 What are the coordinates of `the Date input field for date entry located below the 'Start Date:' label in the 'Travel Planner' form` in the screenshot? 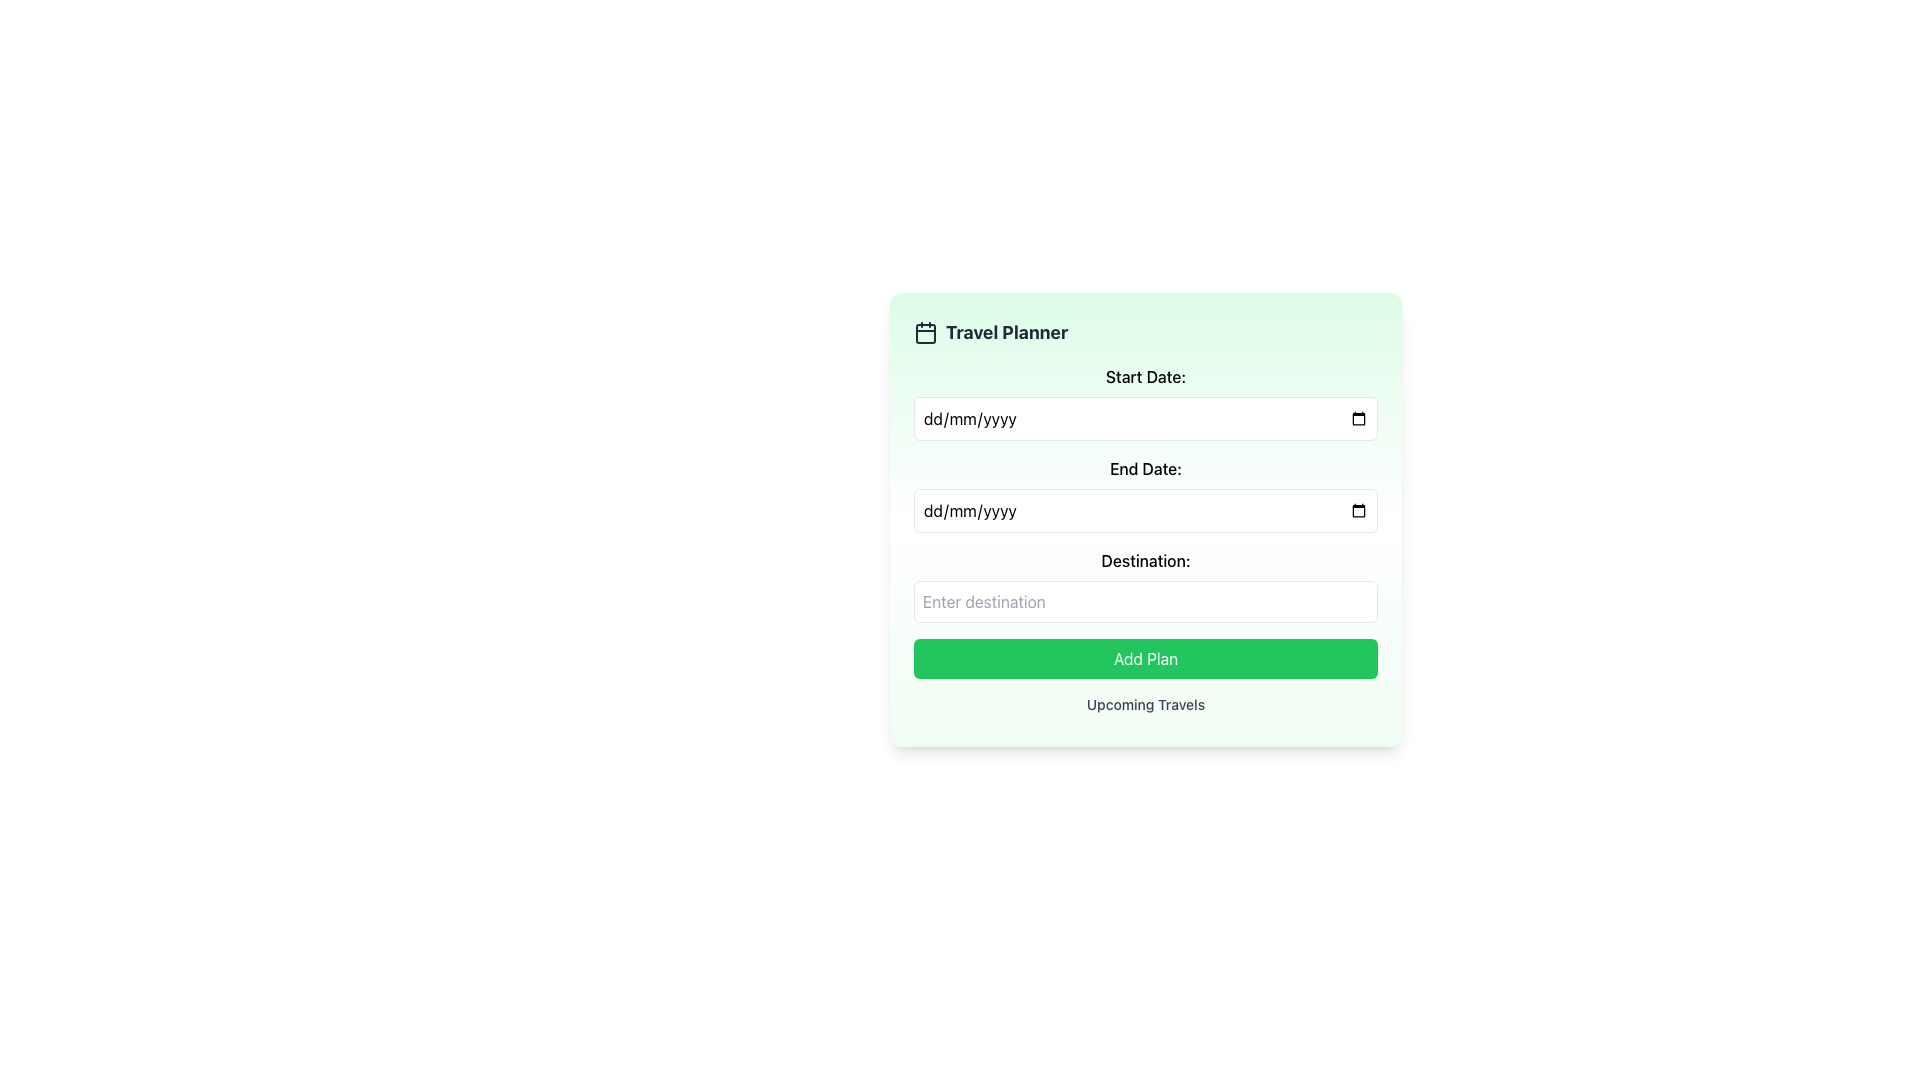 It's located at (1146, 418).